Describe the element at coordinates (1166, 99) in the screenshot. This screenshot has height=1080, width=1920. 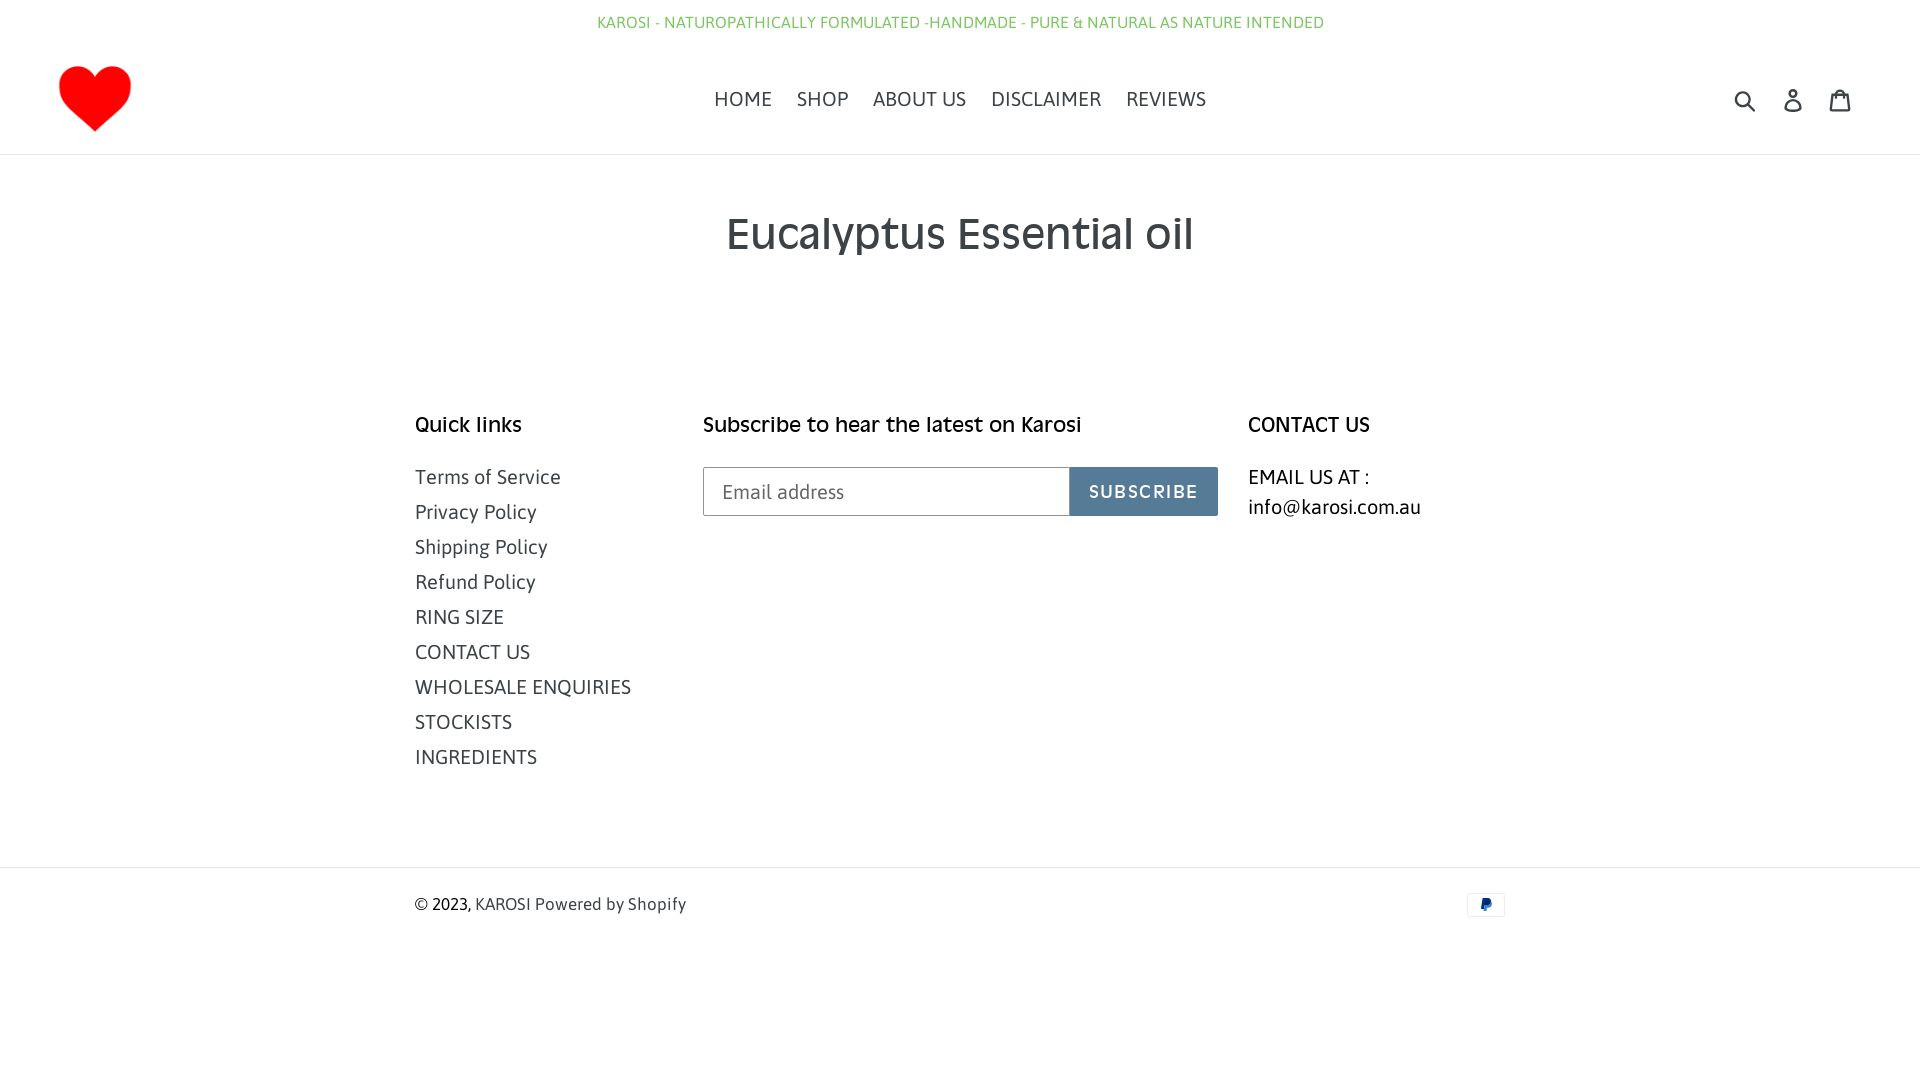
I see `'REVIEWS'` at that location.